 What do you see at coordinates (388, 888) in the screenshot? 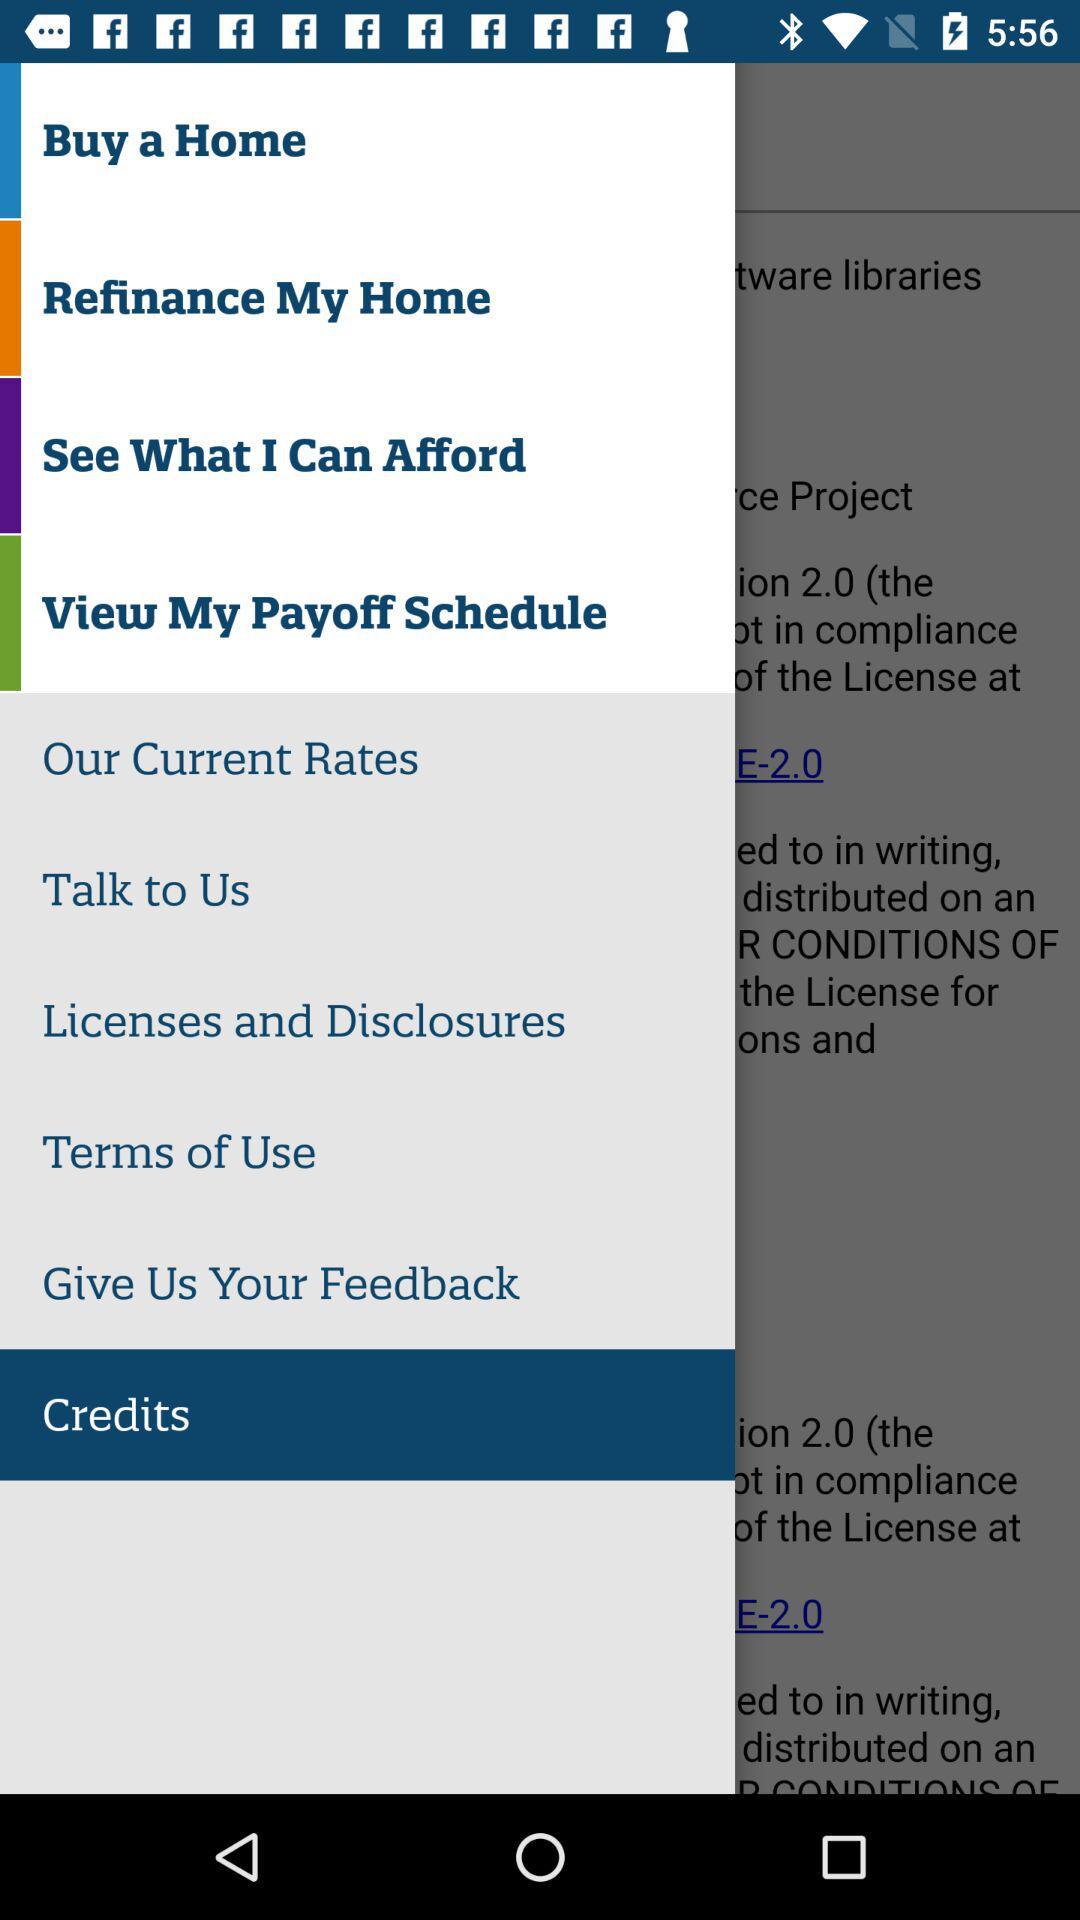
I see `the talk to us icon` at bounding box center [388, 888].